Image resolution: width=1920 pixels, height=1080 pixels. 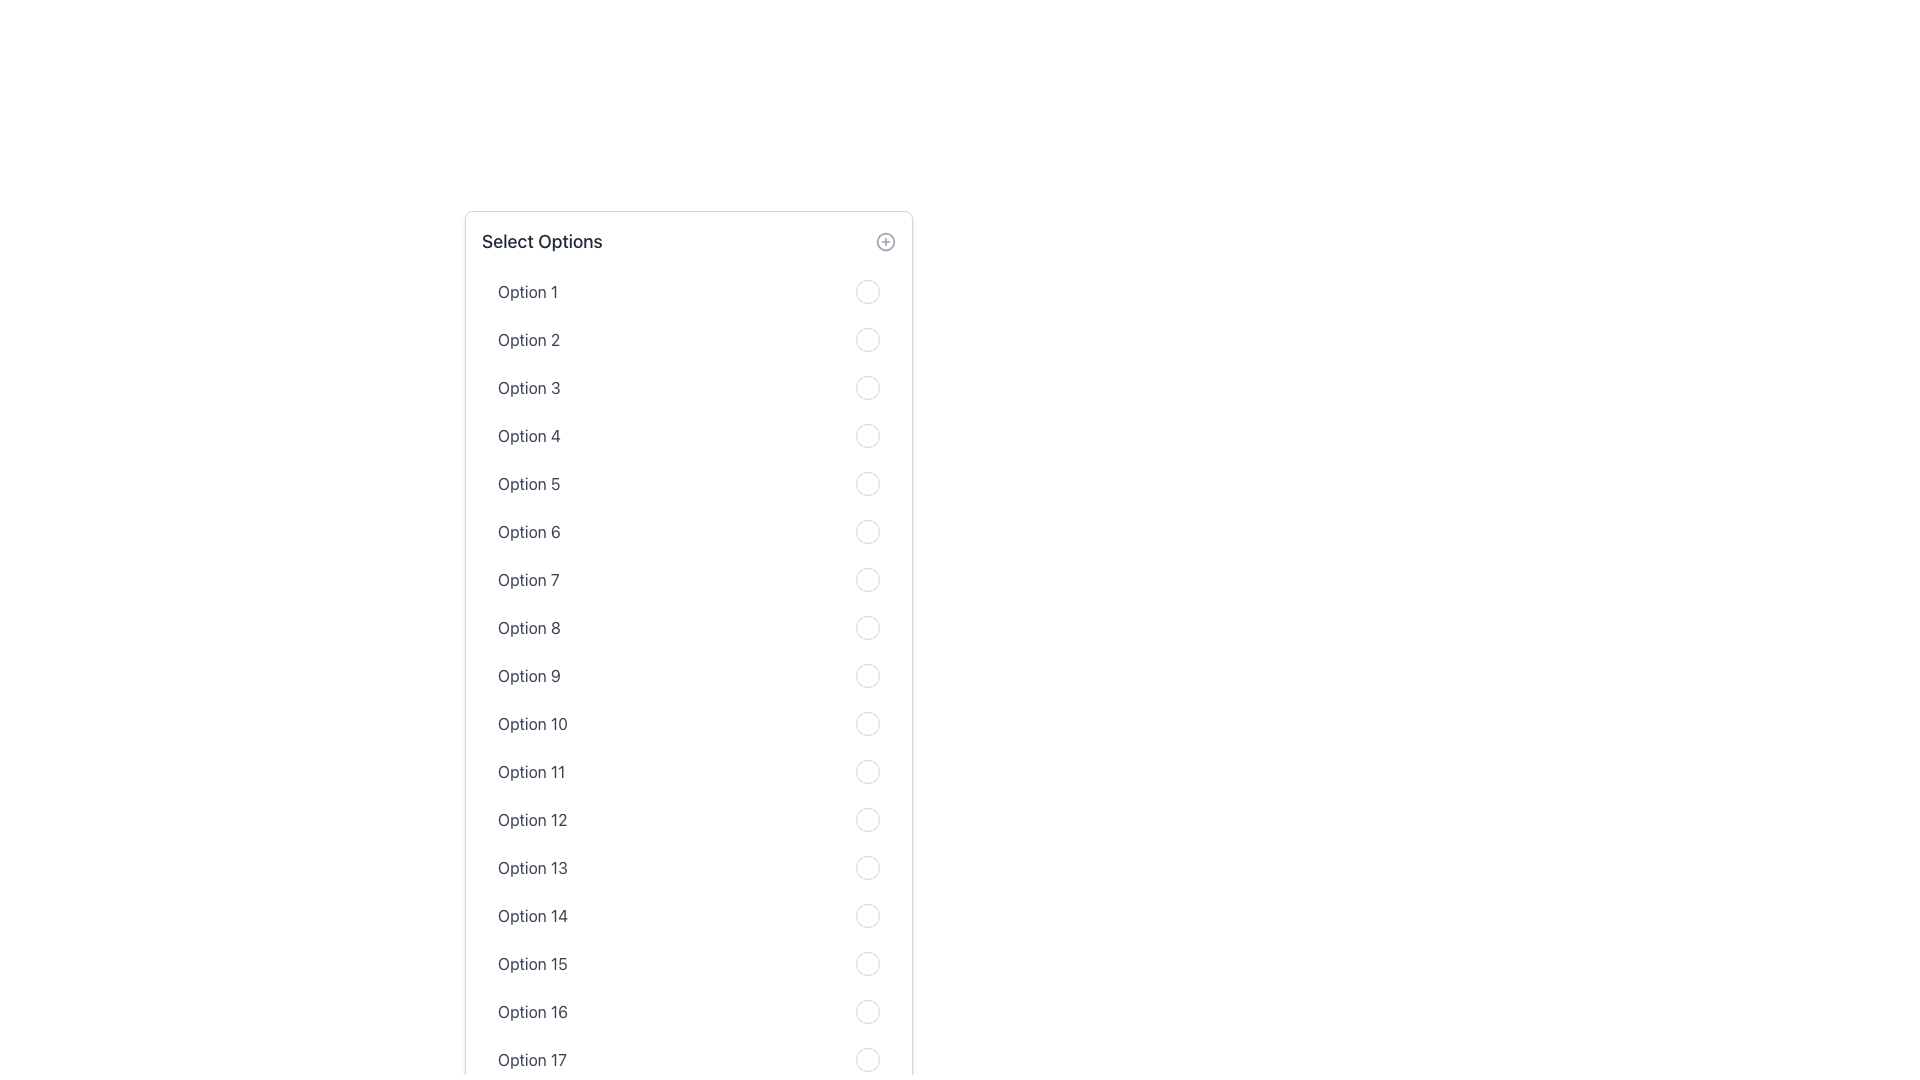 I want to click on the 'Option 3' label in the selection menu, which is the third label in a vertical list and aligned with a radio button, so click(x=529, y=388).